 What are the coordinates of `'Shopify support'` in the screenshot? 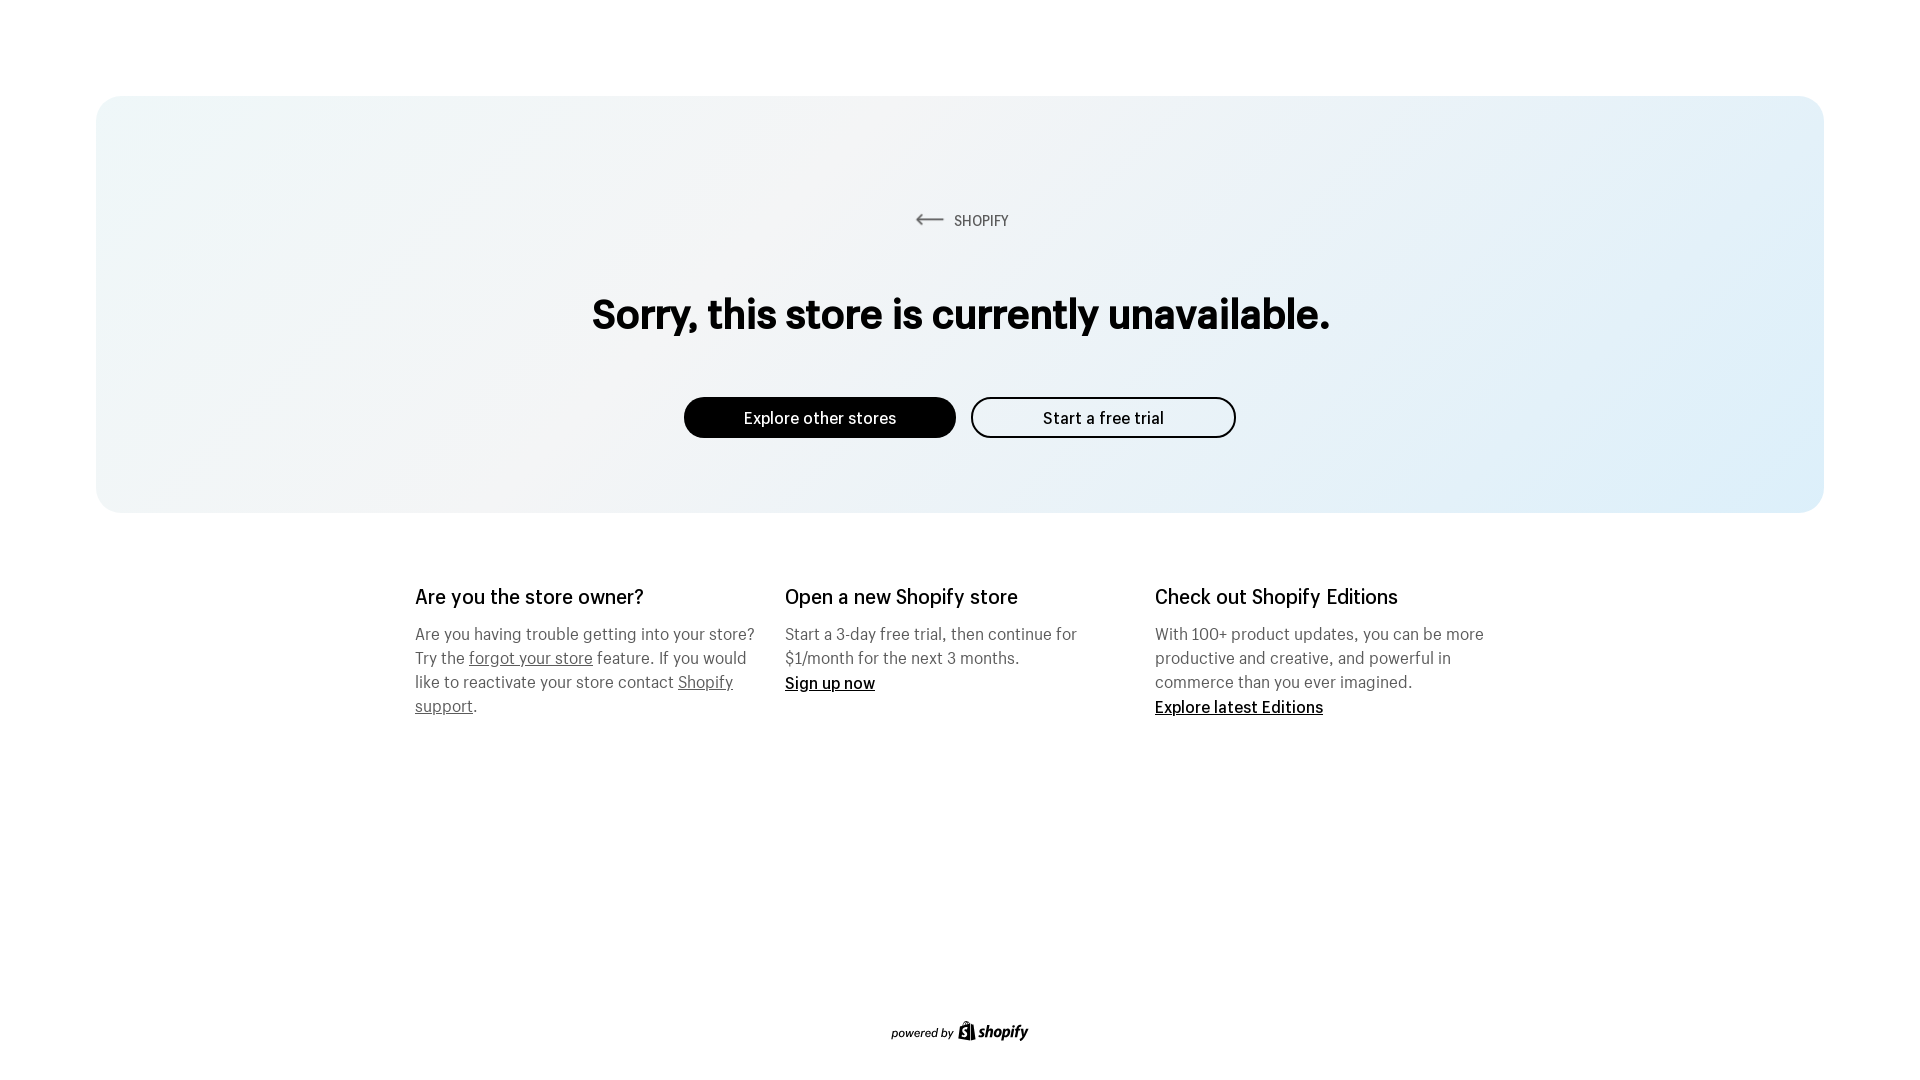 It's located at (573, 689).